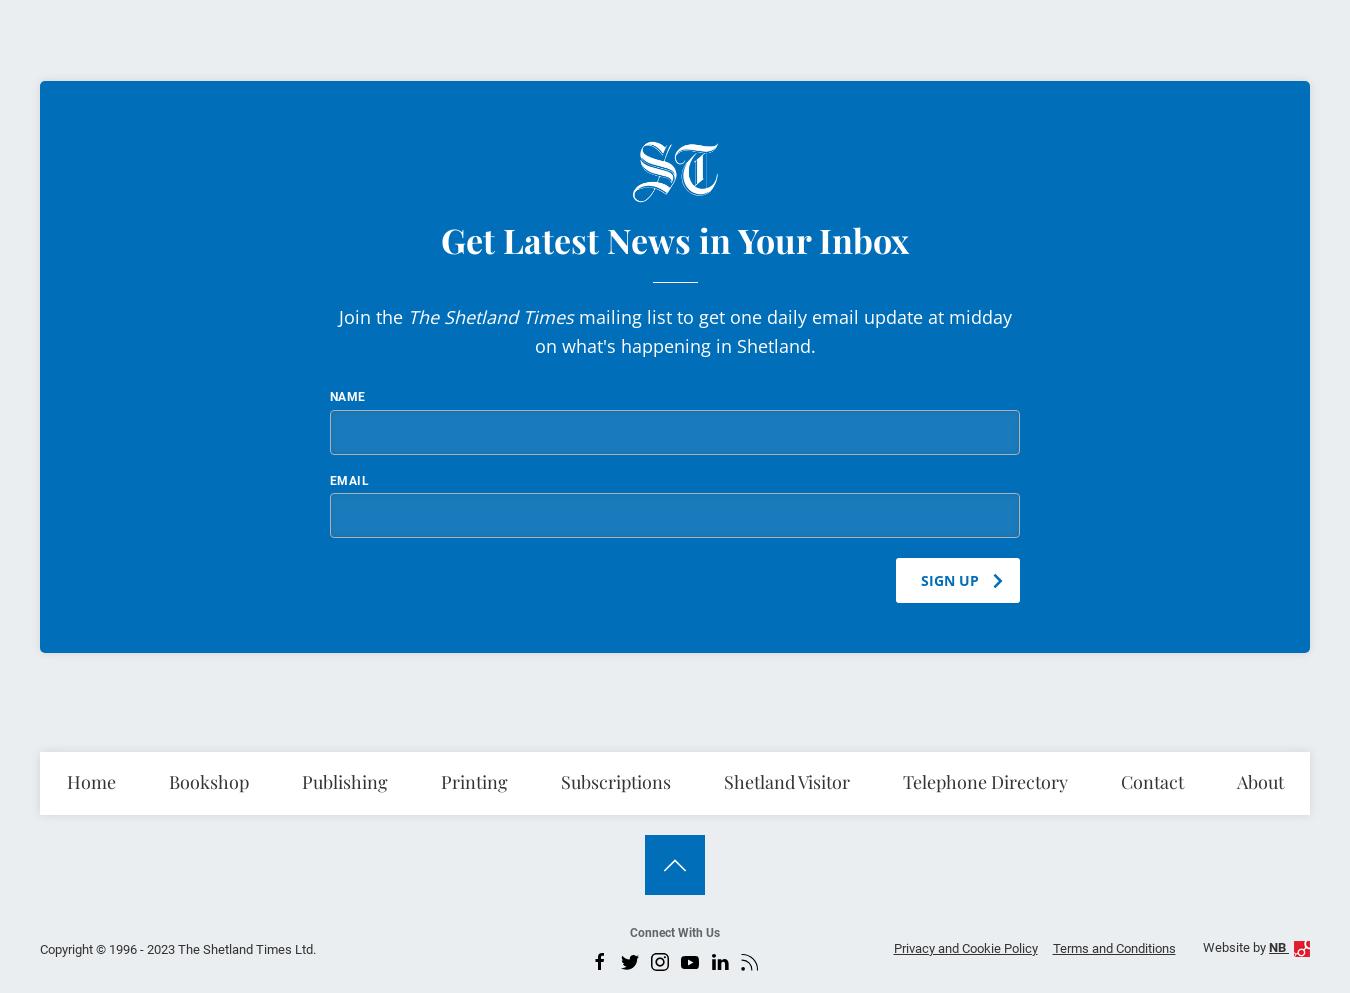 The height and width of the screenshot is (993, 1350). What do you see at coordinates (771, 329) in the screenshot?
I see `'mailing list to get one daily email update at midday on what's happening in Shetland.'` at bounding box center [771, 329].